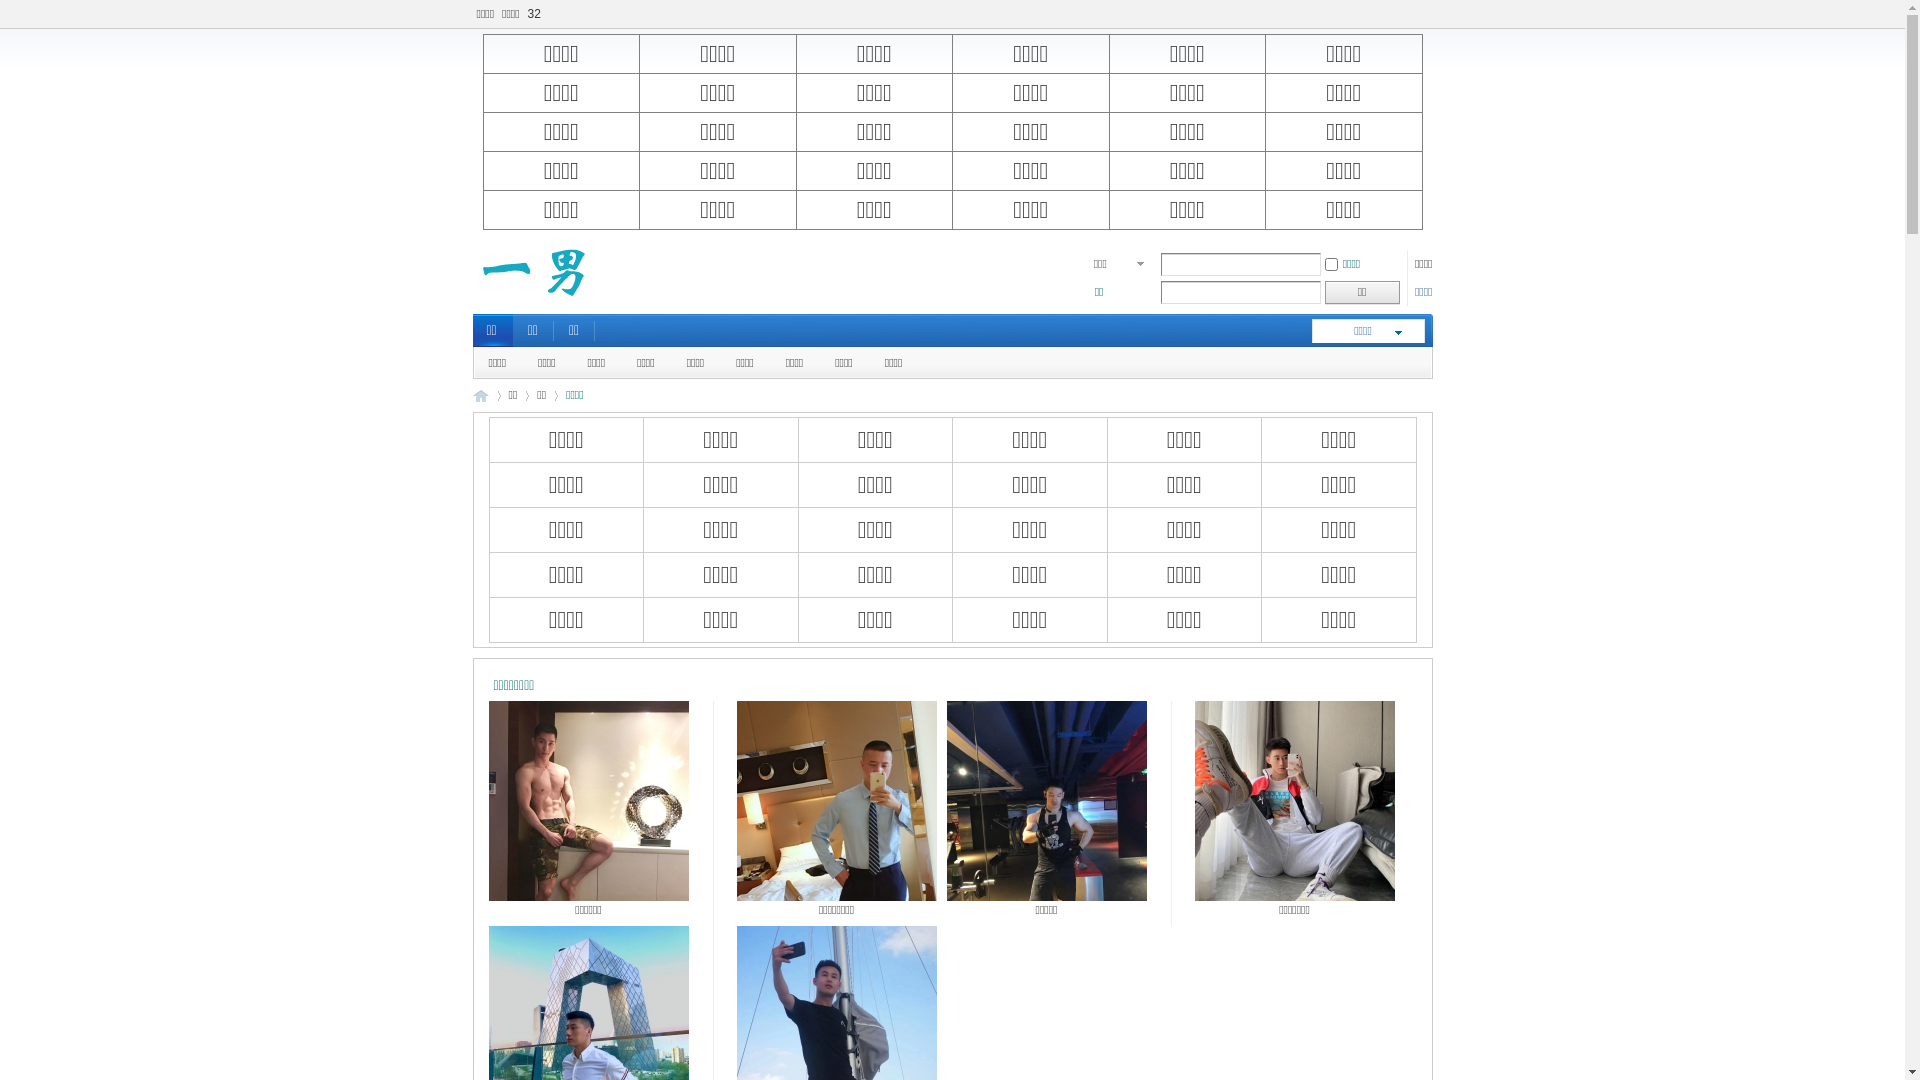 This screenshot has height=1080, width=1920. What do you see at coordinates (534, 14) in the screenshot?
I see `'32'` at bounding box center [534, 14].